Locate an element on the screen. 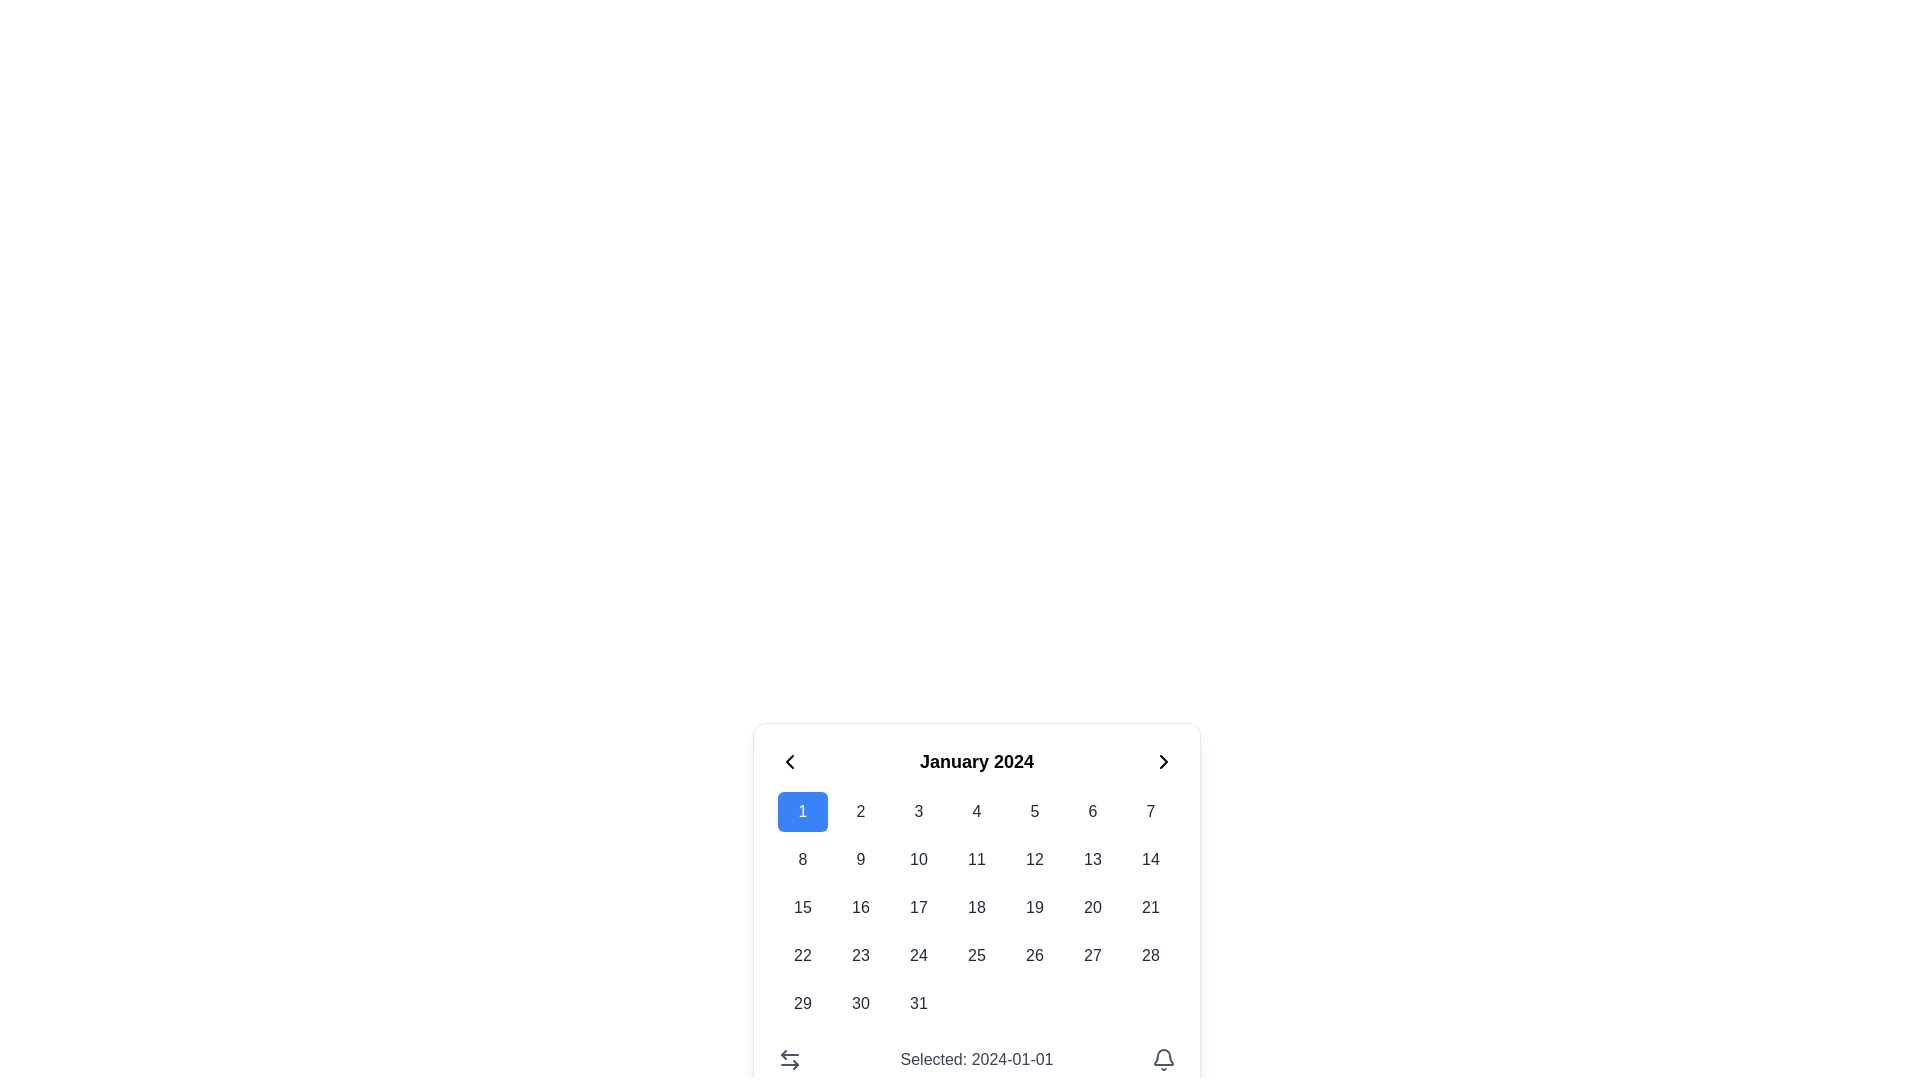  the calendar day cell displaying the number '24' is located at coordinates (917, 955).